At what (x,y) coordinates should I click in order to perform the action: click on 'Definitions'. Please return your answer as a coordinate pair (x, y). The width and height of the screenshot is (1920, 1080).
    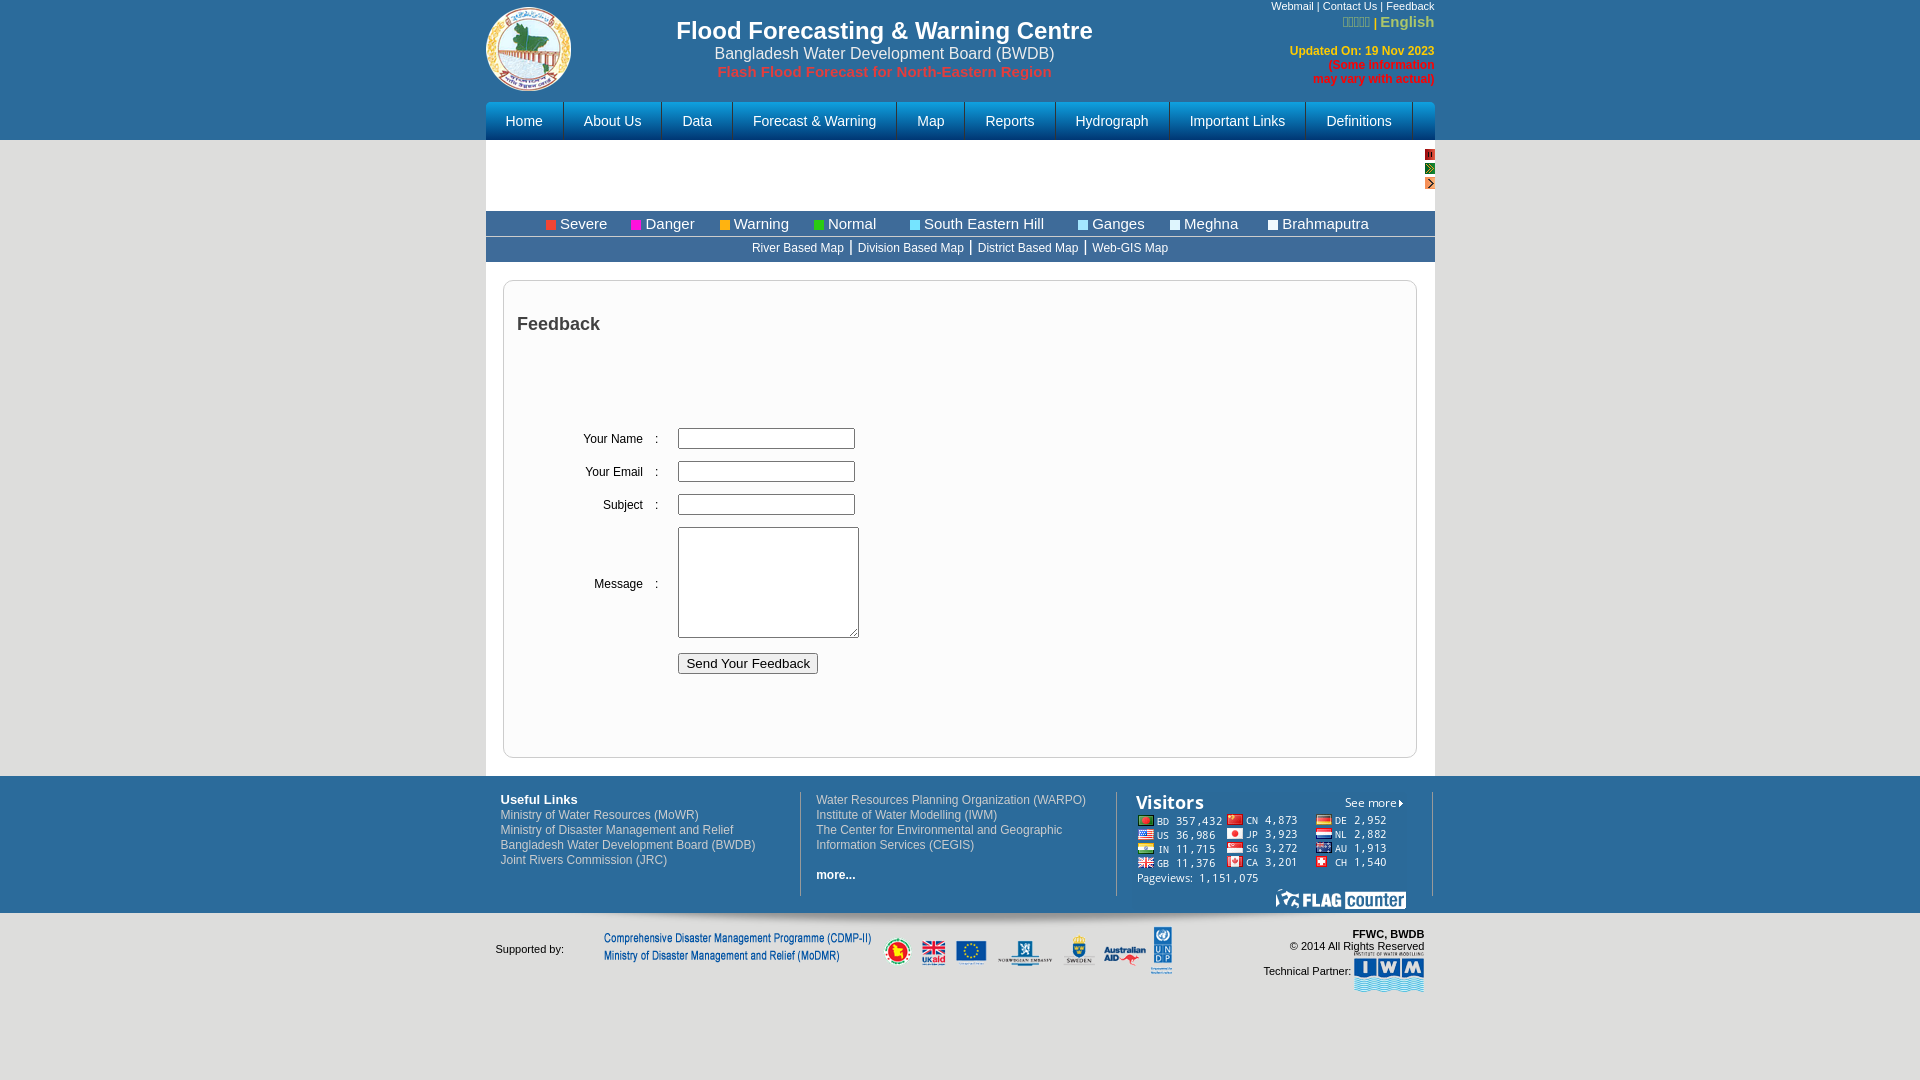
    Looking at the image, I should click on (1358, 120).